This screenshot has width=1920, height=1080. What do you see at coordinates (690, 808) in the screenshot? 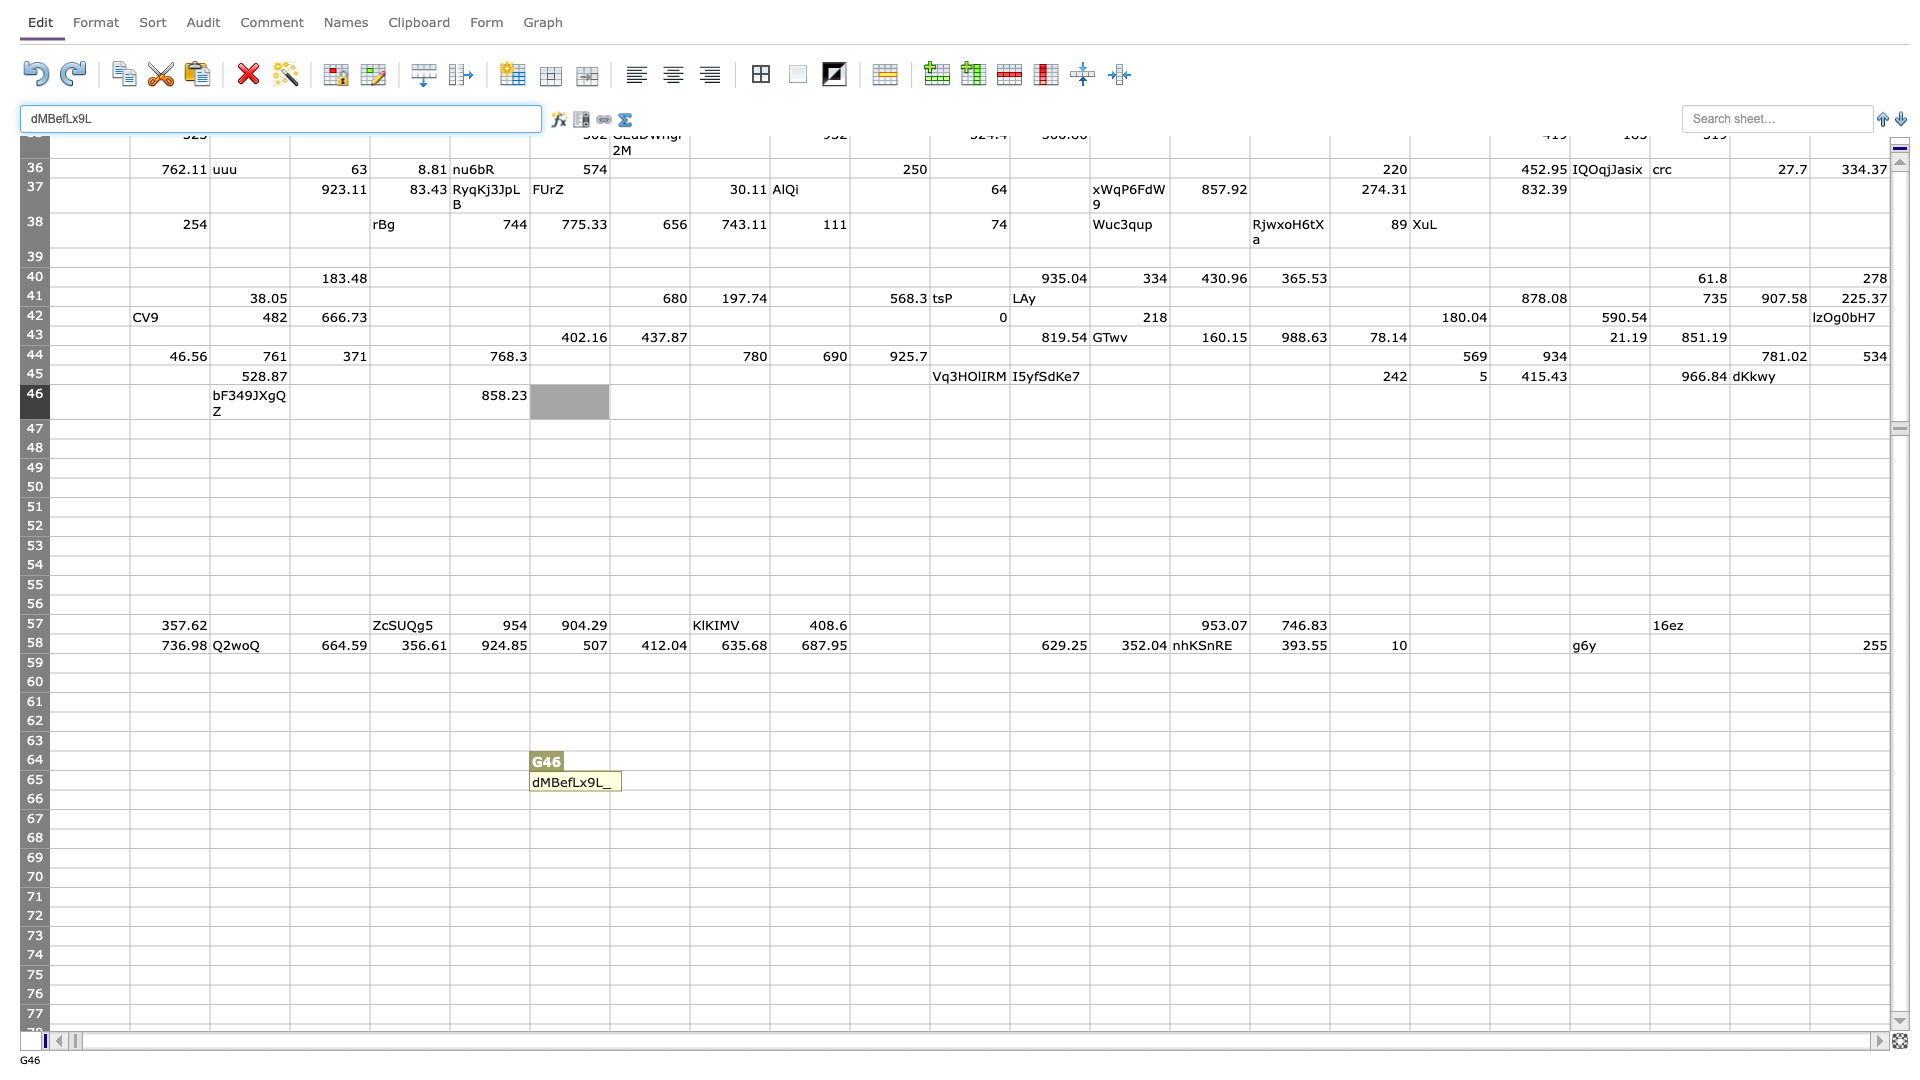
I see `bottom right corner of H66` at bounding box center [690, 808].